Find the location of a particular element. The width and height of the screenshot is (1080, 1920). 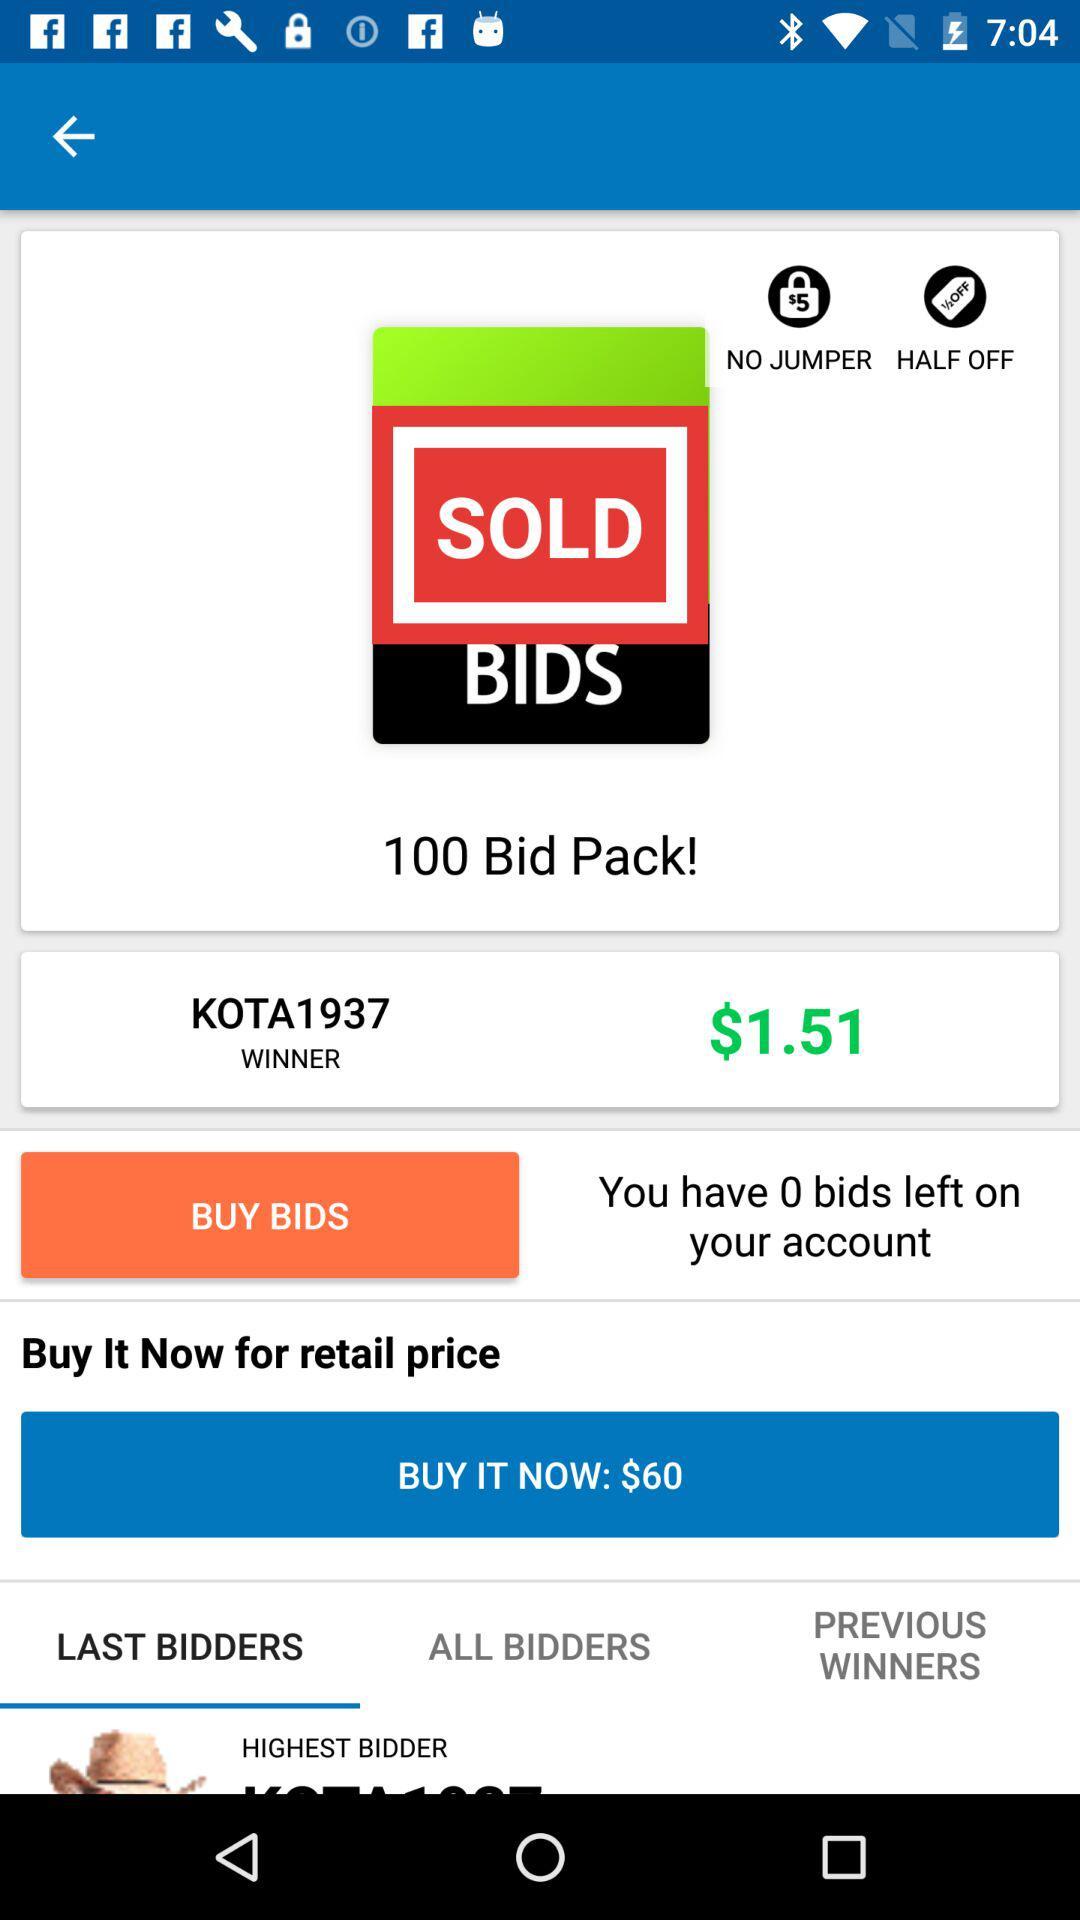

icon to the left of you have 0 is located at coordinates (270, 1213).